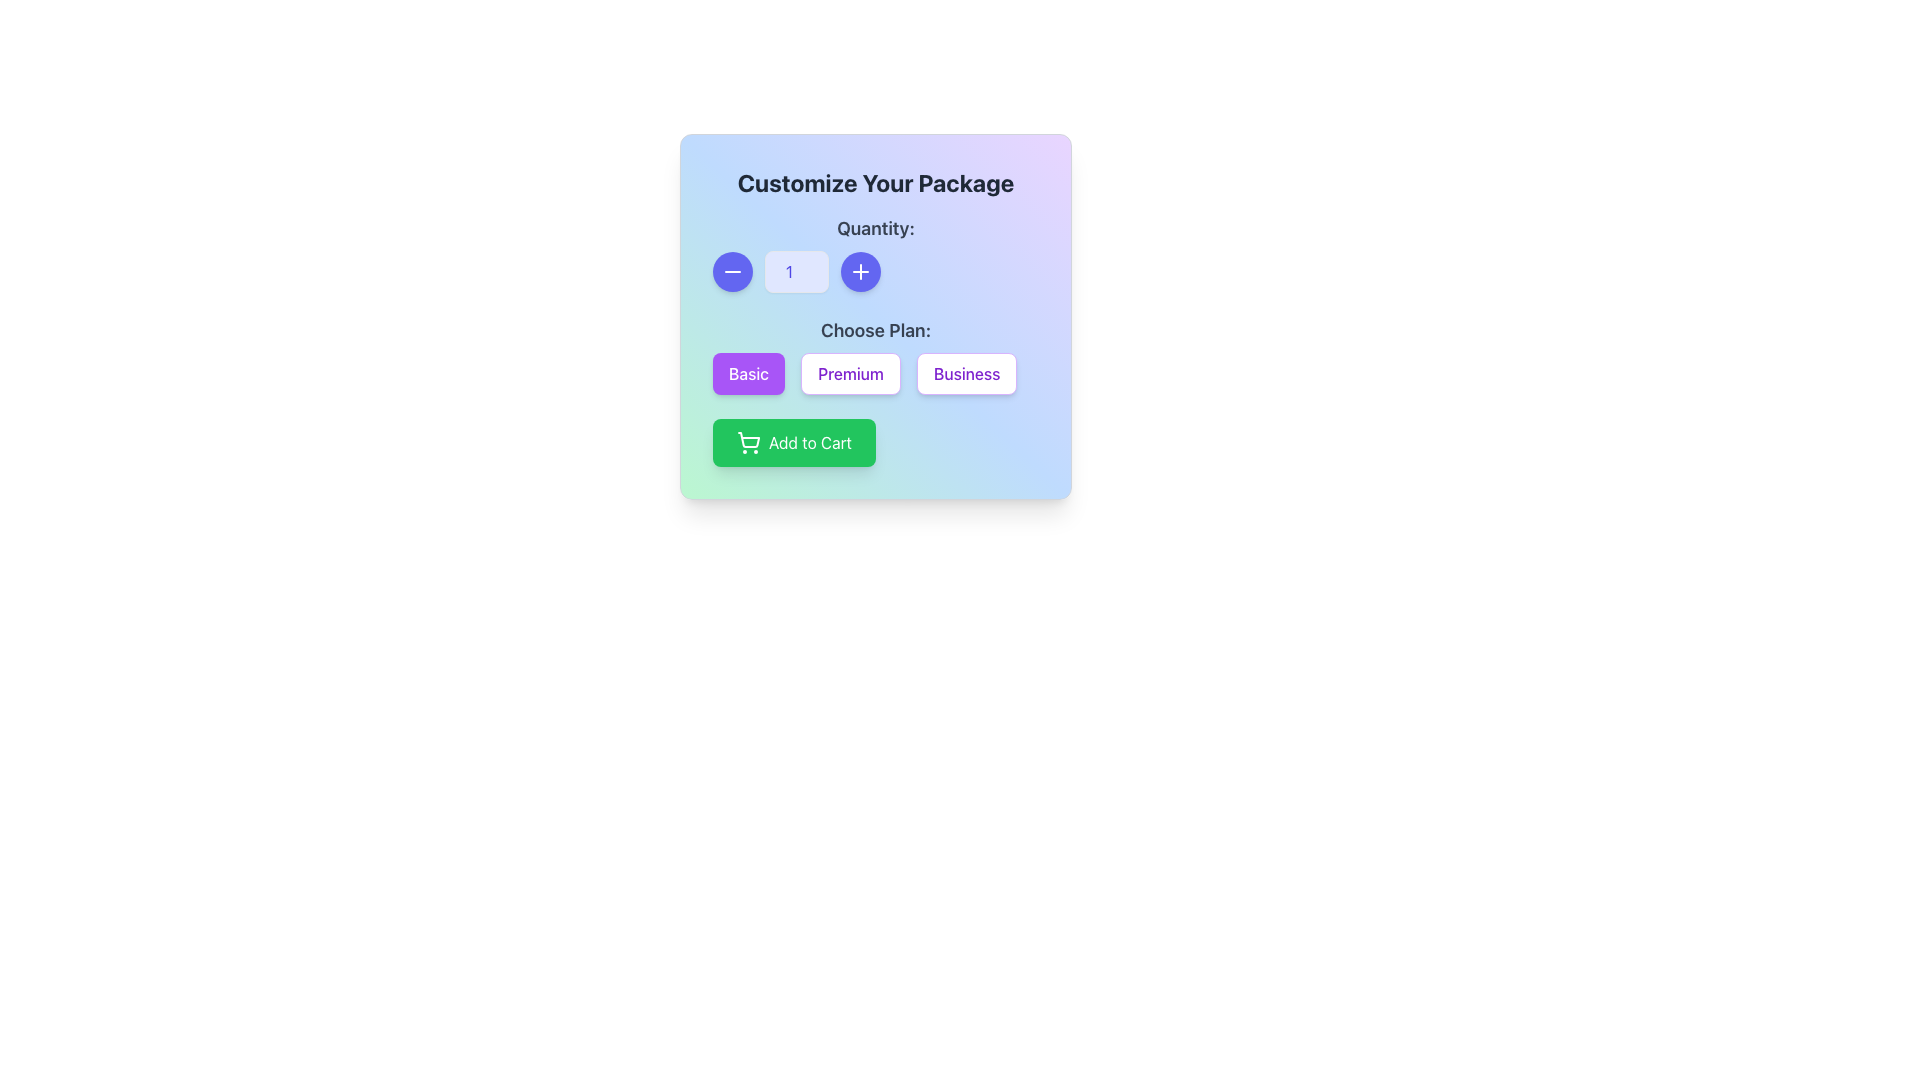 This screenshot has height=1080, width=1920. Describe the element at coordinates (747, 374) in the screenshot. I see `the 'Basic' button, which is a rectangular button with rounded edges, purple background, and white text` at that location.